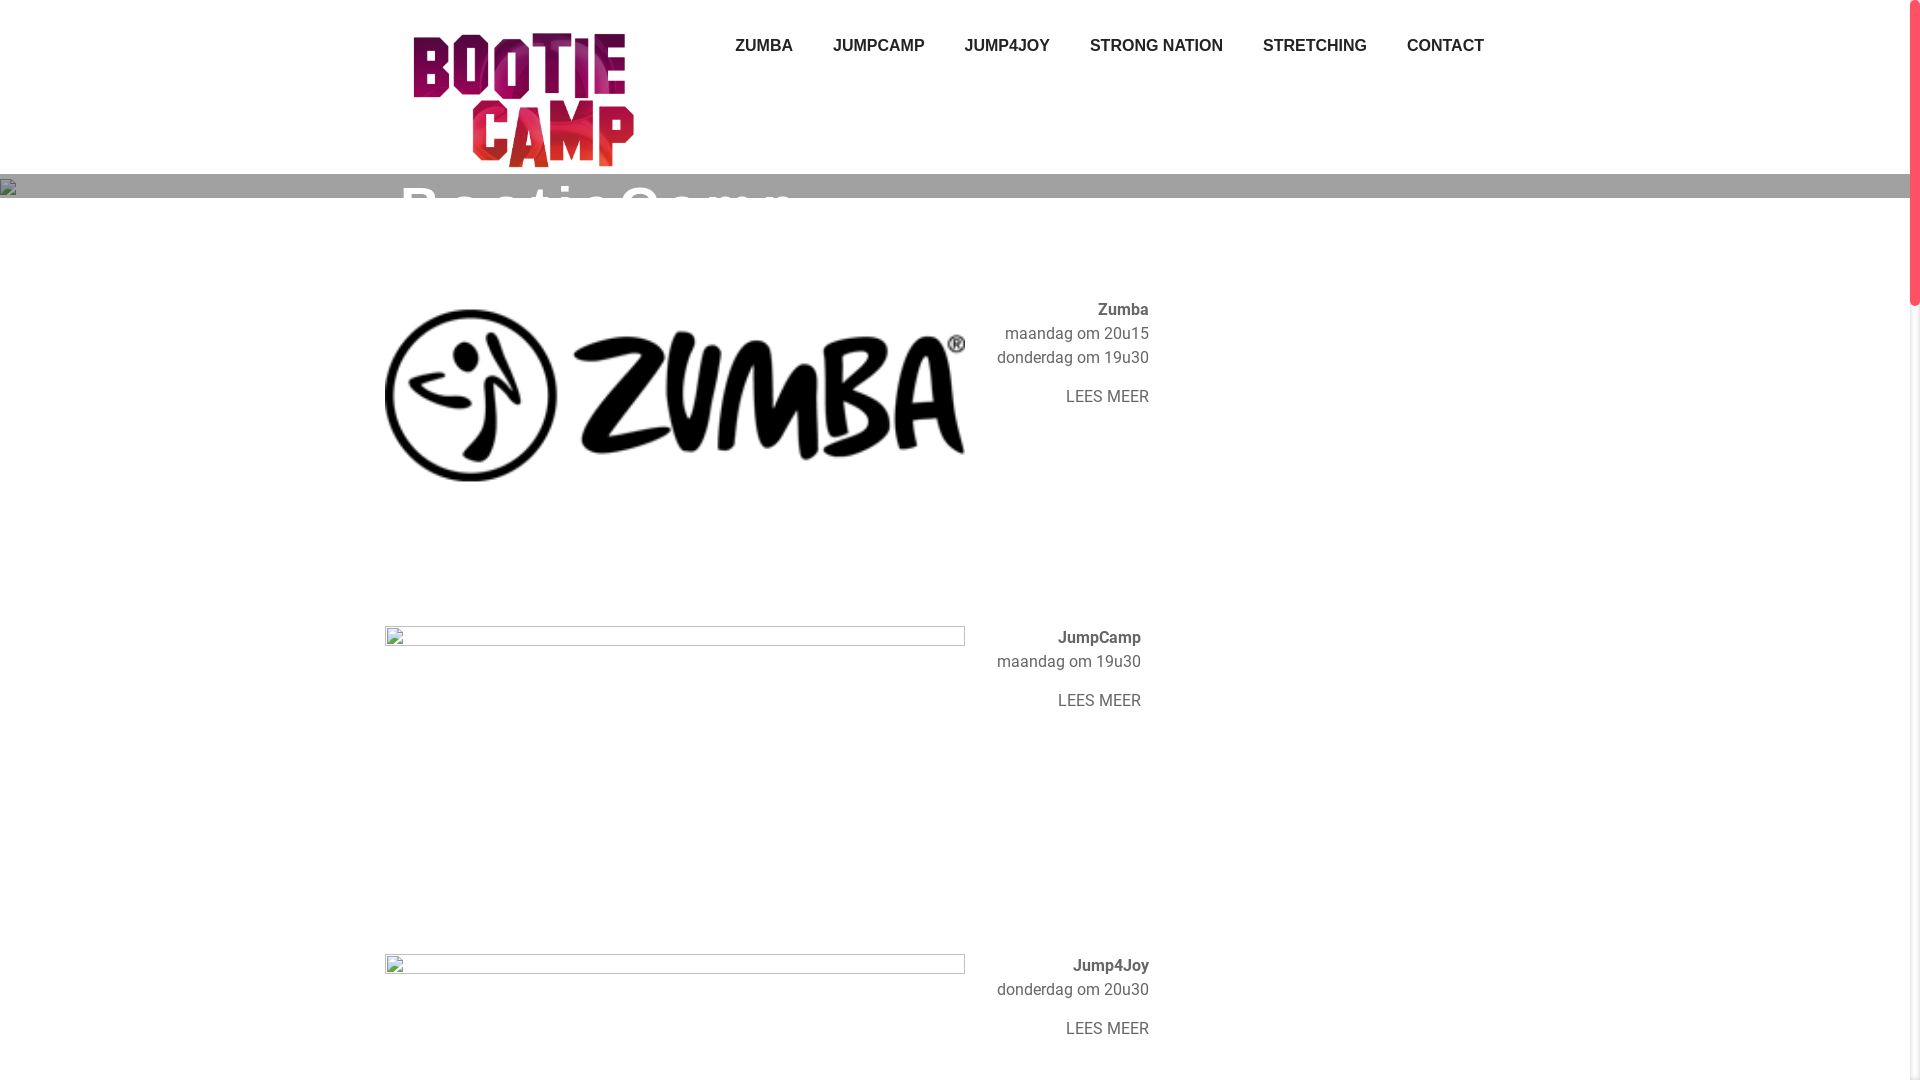 Image resolution: width=1920 pixels, height=1080 pixels. I want to click on 'STRETCHING', so click(1315, 45).